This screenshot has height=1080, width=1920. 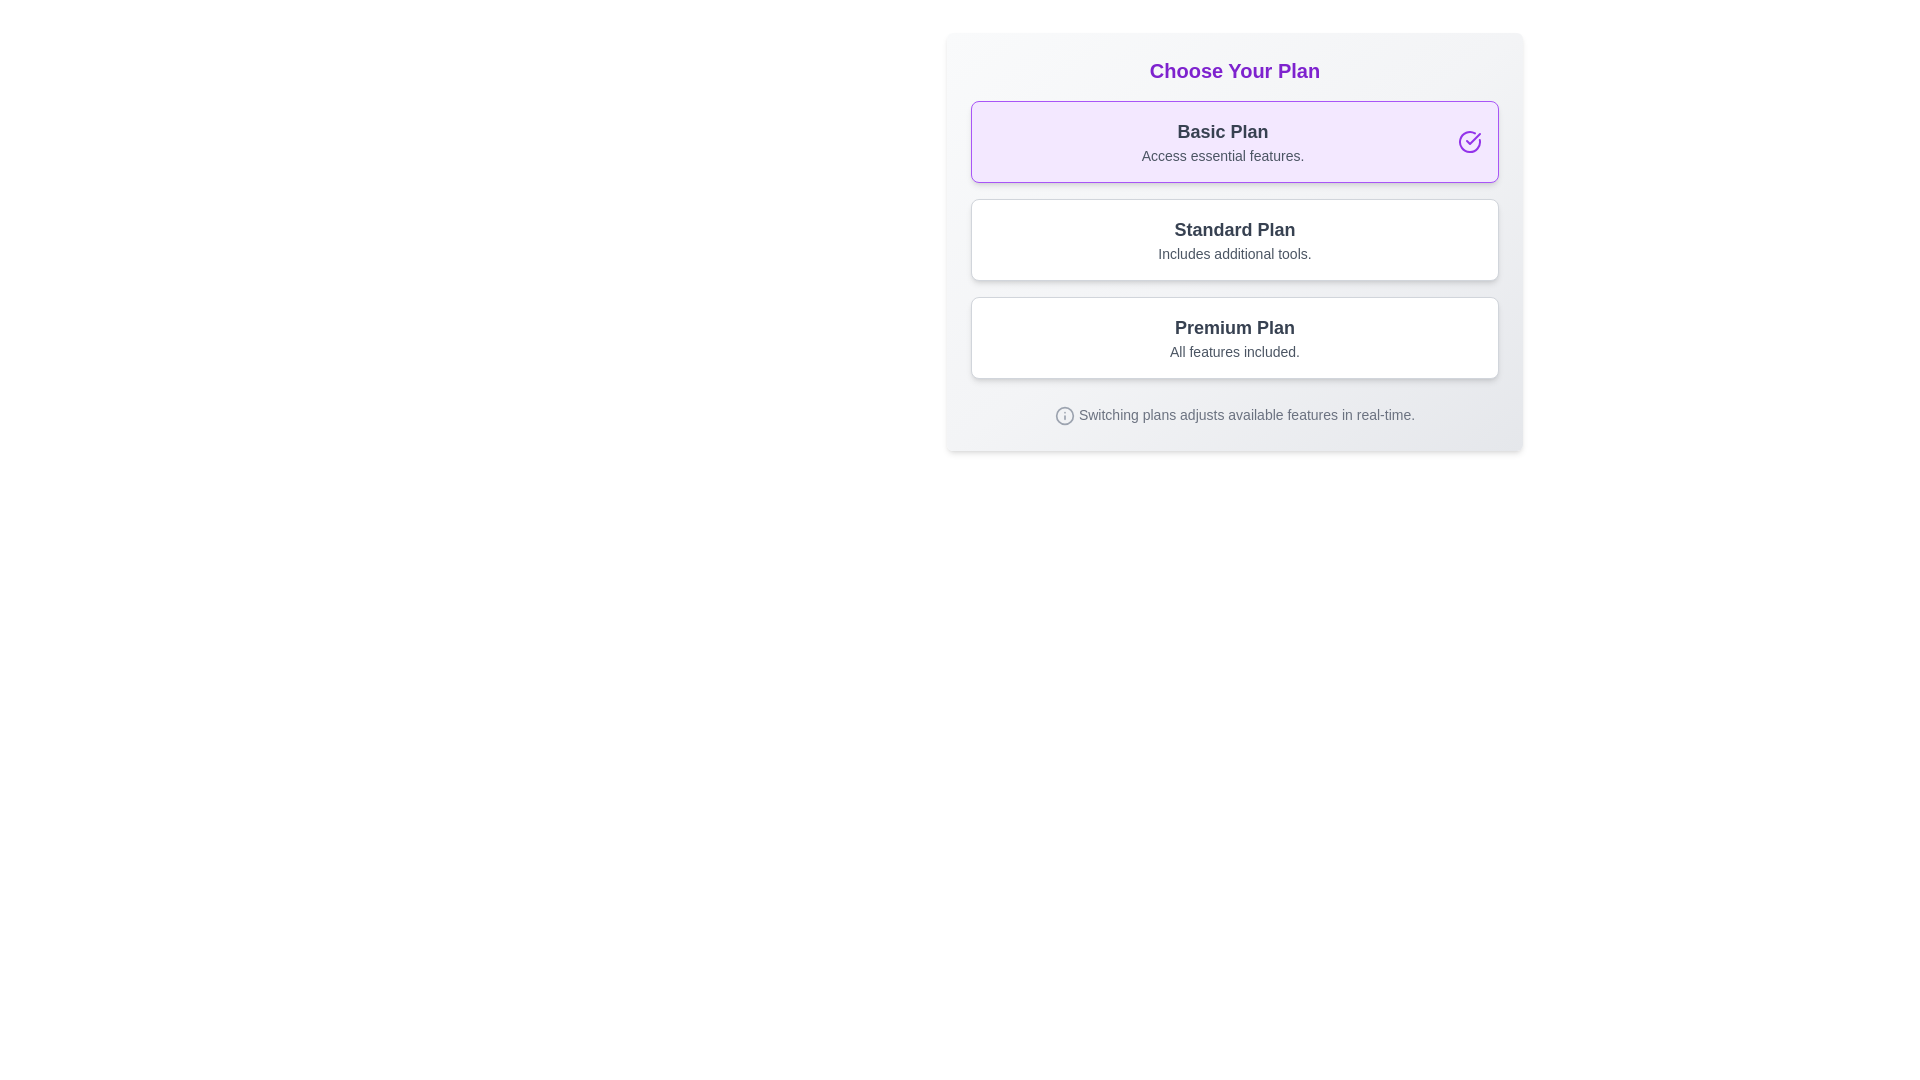 What do you see at coordinates (1246, 414) in the screenshot?
I see `the text label that provides additional information about the impact of switching plans, located below the 'Choose Your Plan' section` at bounding box center [1246, 414].